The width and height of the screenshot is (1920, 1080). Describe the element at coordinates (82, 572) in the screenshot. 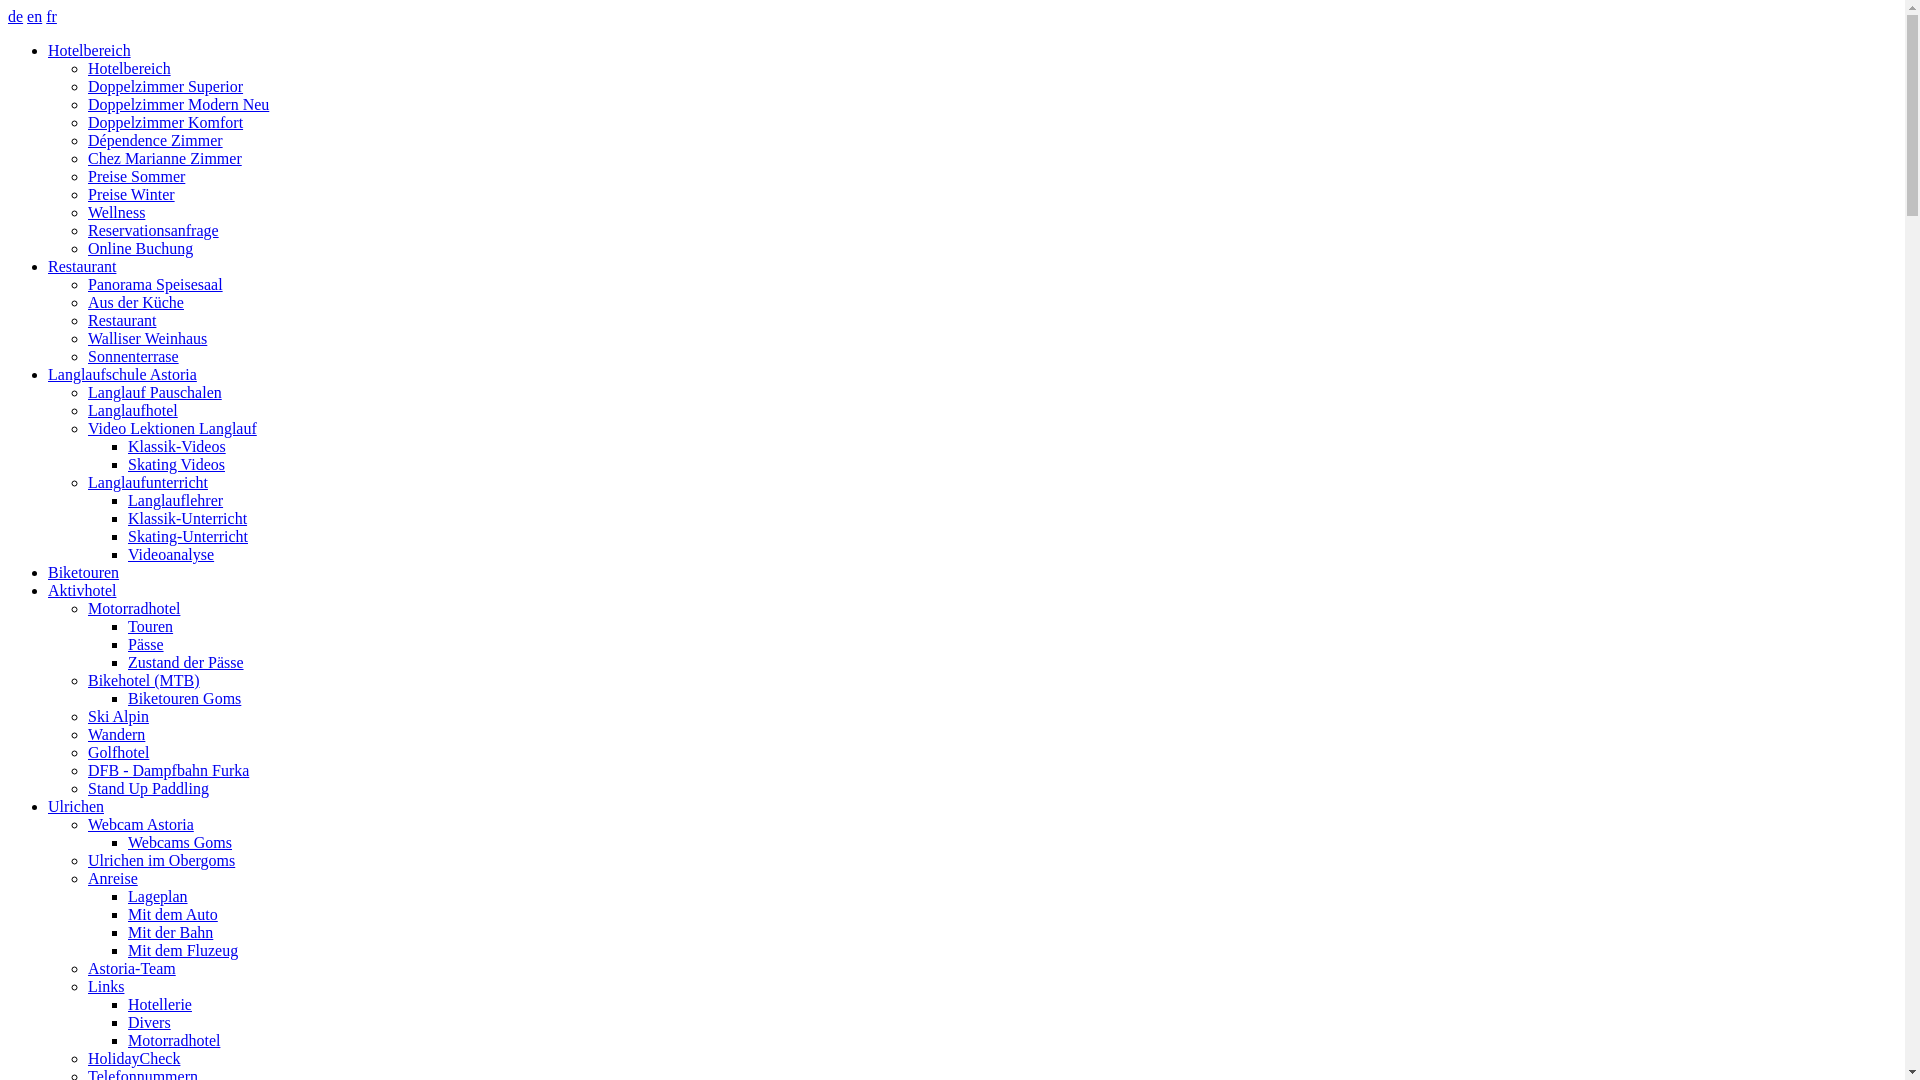

I see `'Biketouren'` at that location.